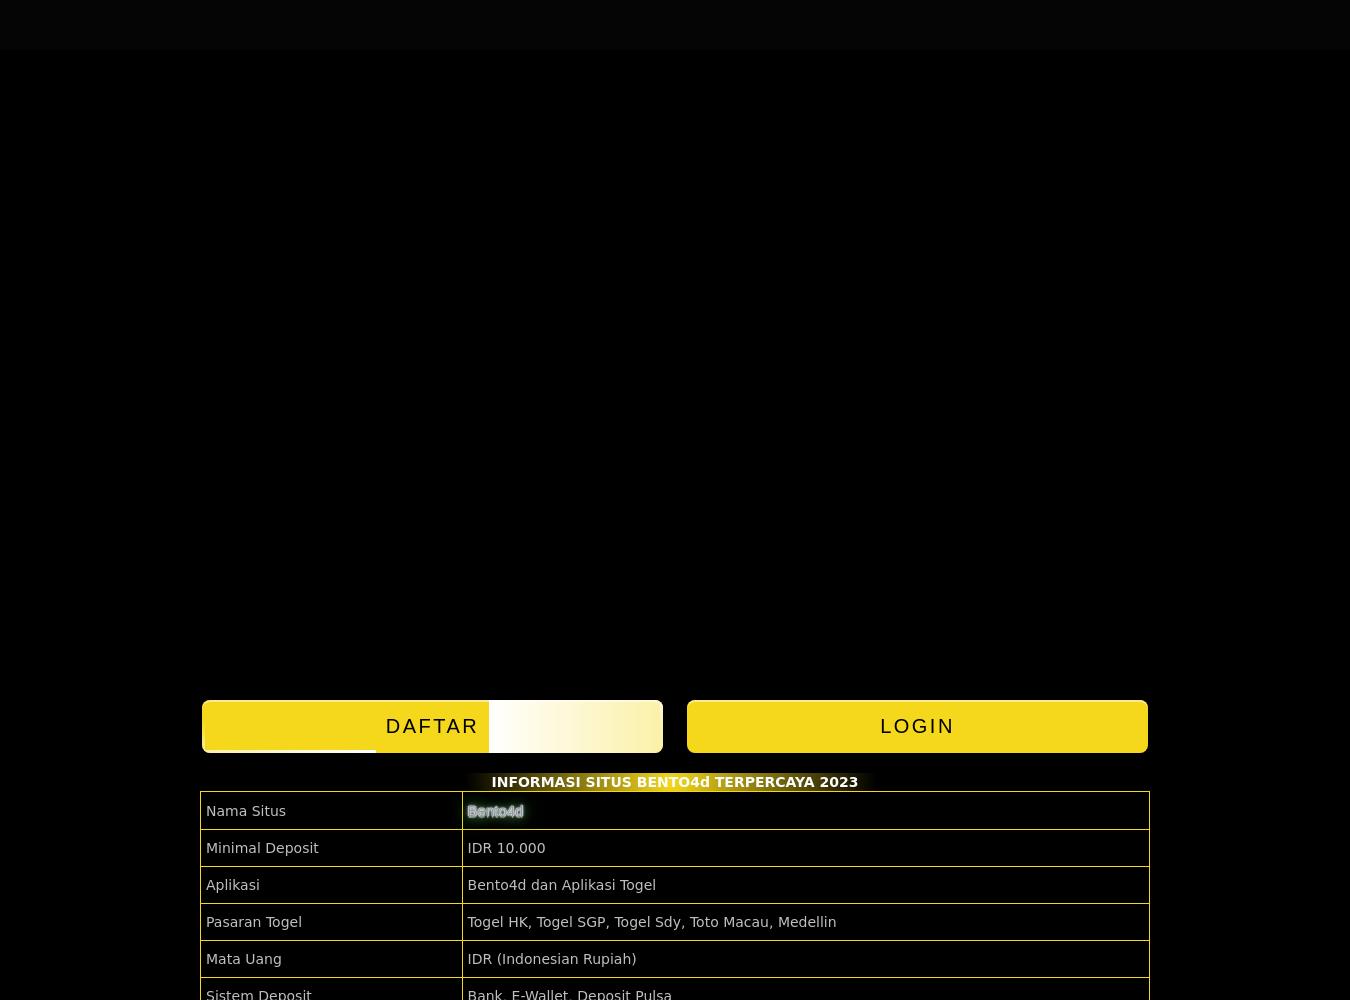 Image resolution: width=1350 pixels, height=1000 pixels. What do you see at coordinates (244, 810) in the screenshot?
I see `'Nama Situs'` at bounding box center [244, 810].